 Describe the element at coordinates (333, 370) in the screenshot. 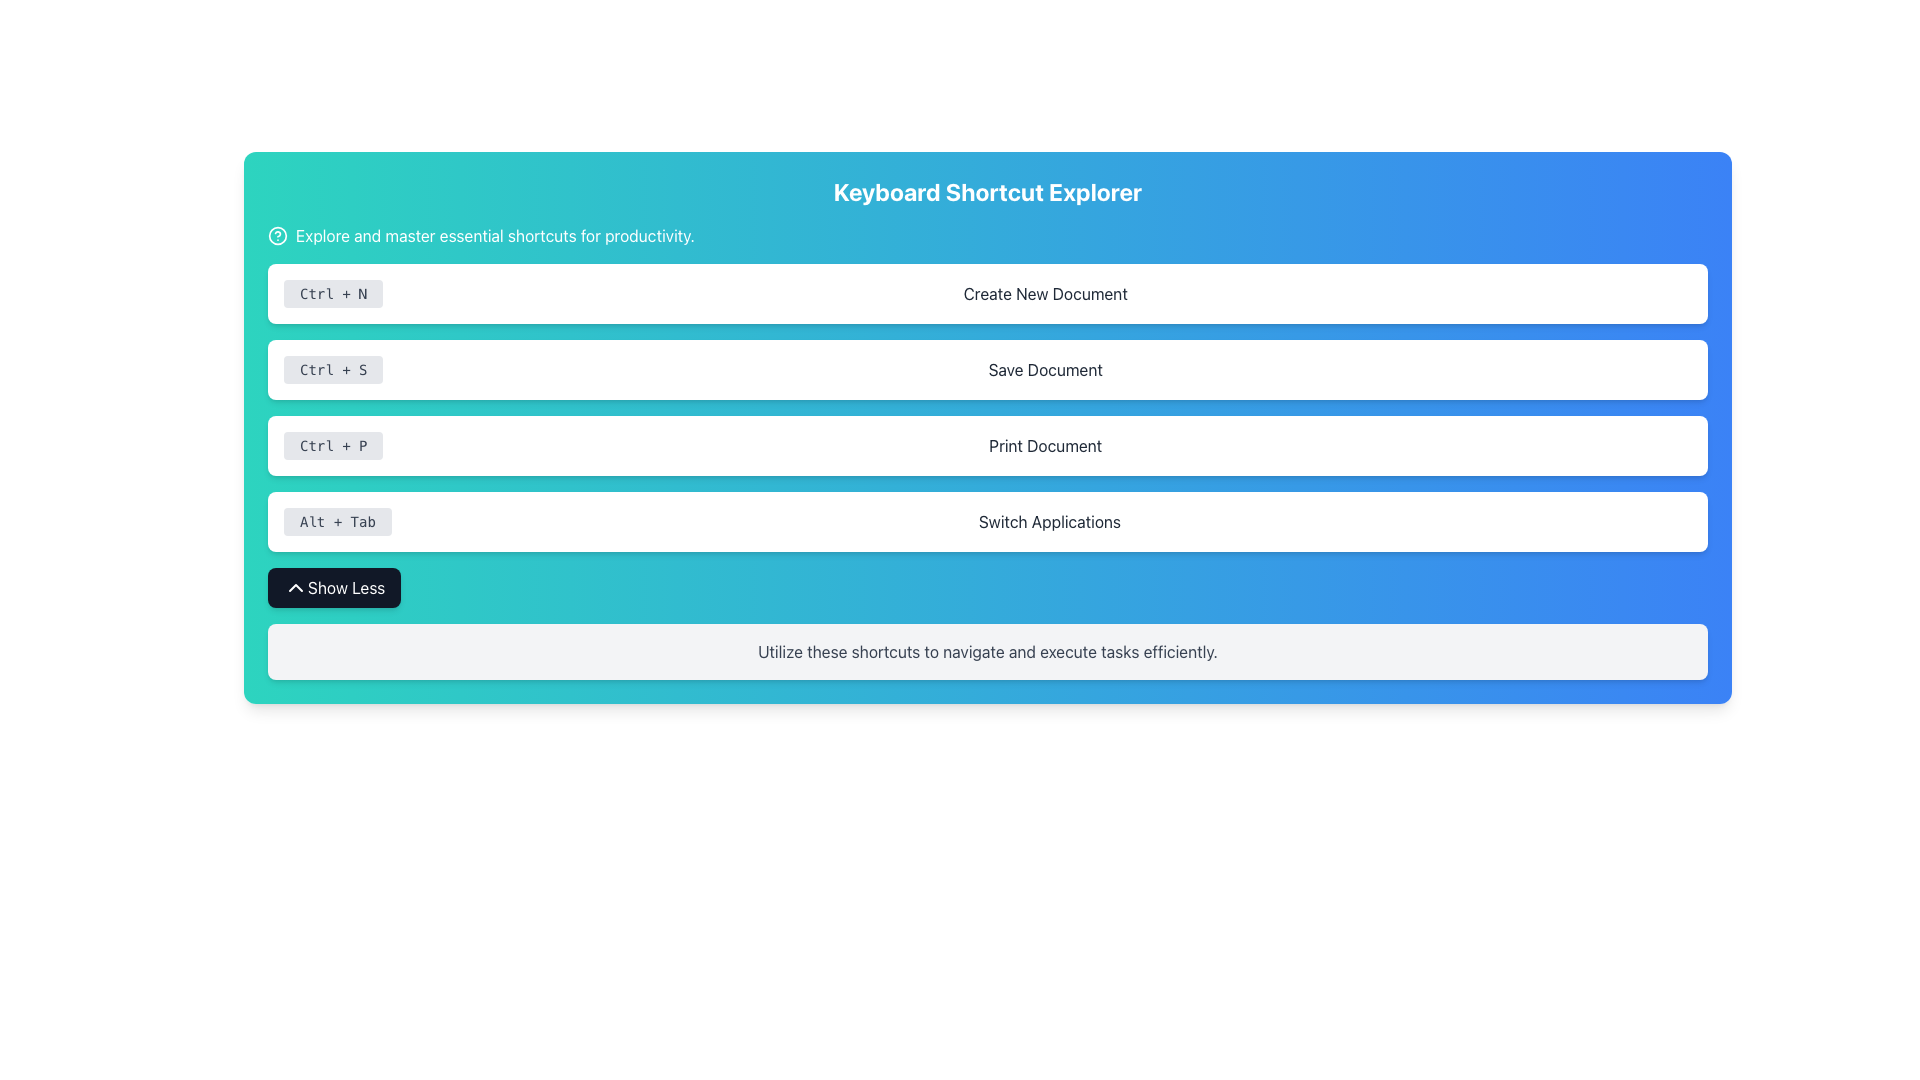

I see `the button-like text display with the text 'Ctrl + S' that has a rounded light gray background, positioned within the shortcut-key descriptions list` at that location.